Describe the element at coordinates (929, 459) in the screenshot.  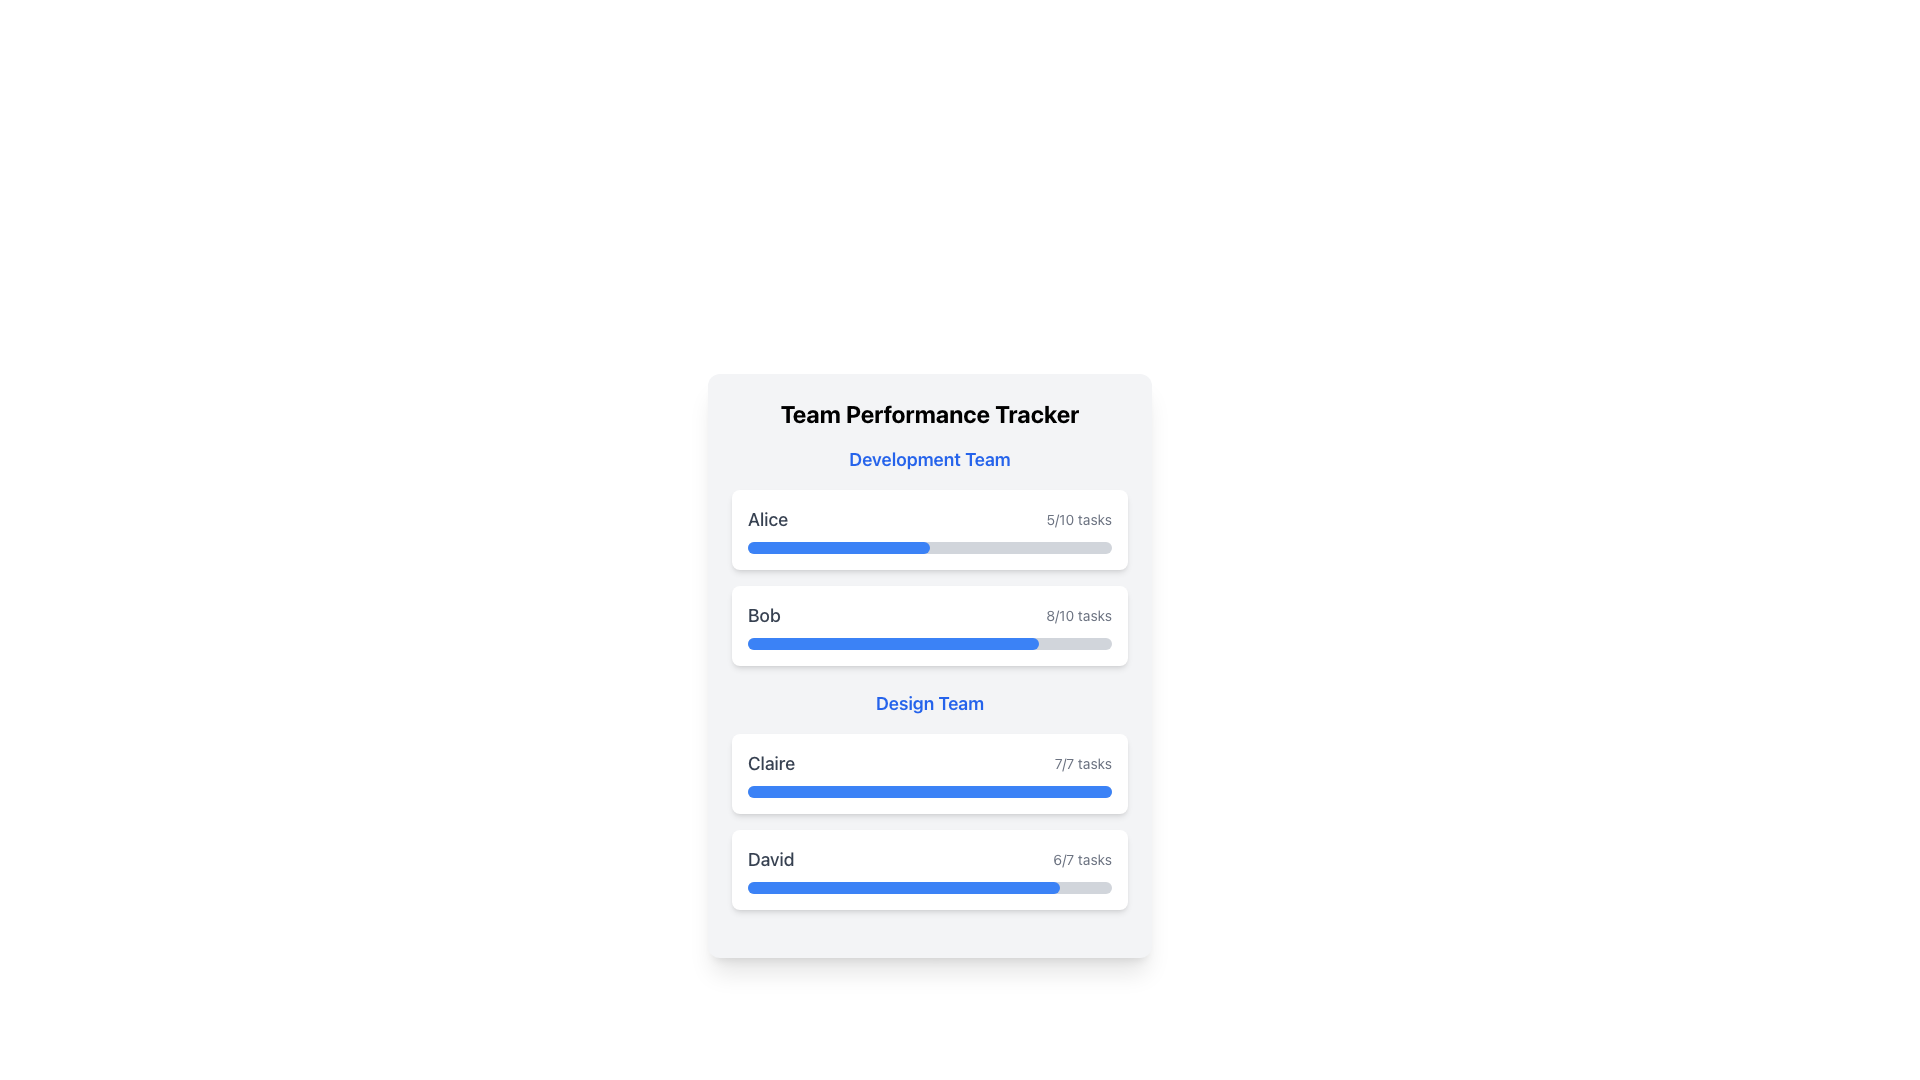
I see `text label indicating the development team, positioned above the team member cards for 'Alice' and 'Bob.'` at that location.